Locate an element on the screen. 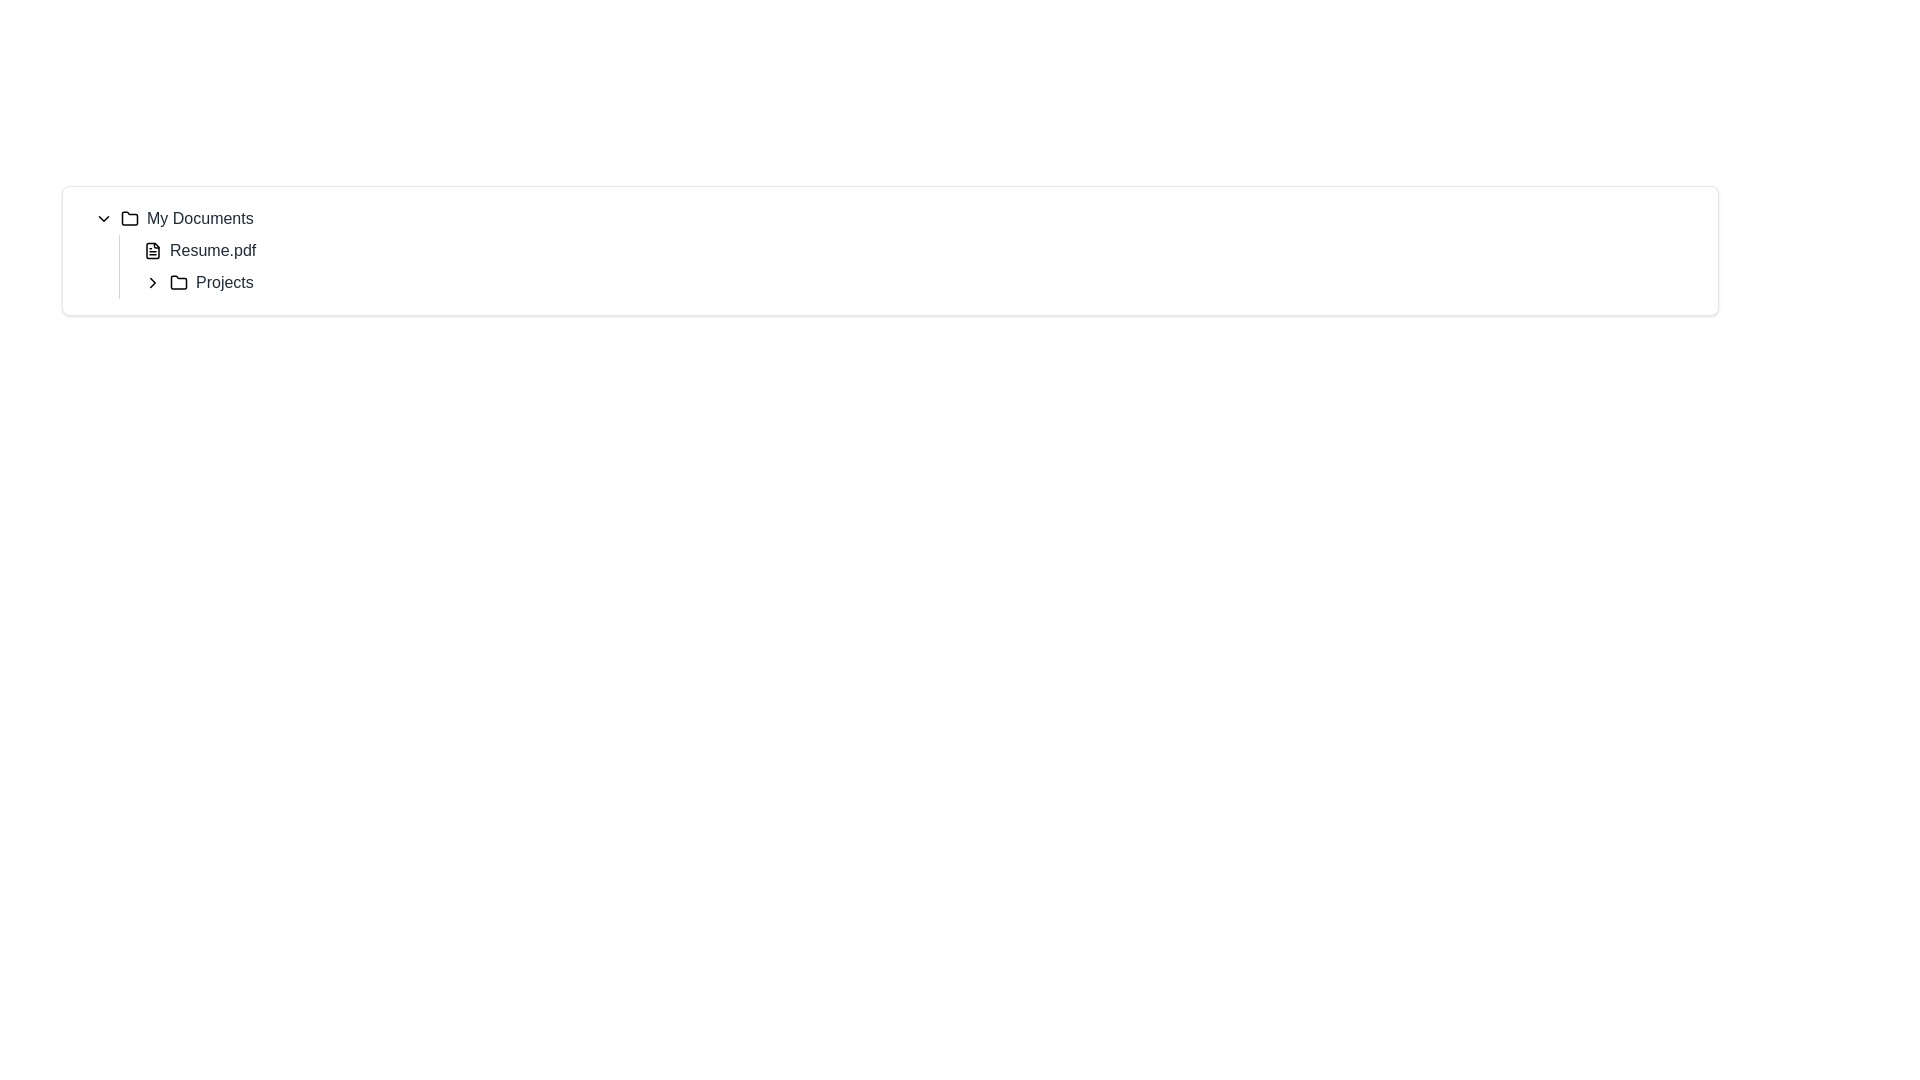  the text label displaying the name of the file in the 'My Documents' tree structure is located at coordinates (213, 249).